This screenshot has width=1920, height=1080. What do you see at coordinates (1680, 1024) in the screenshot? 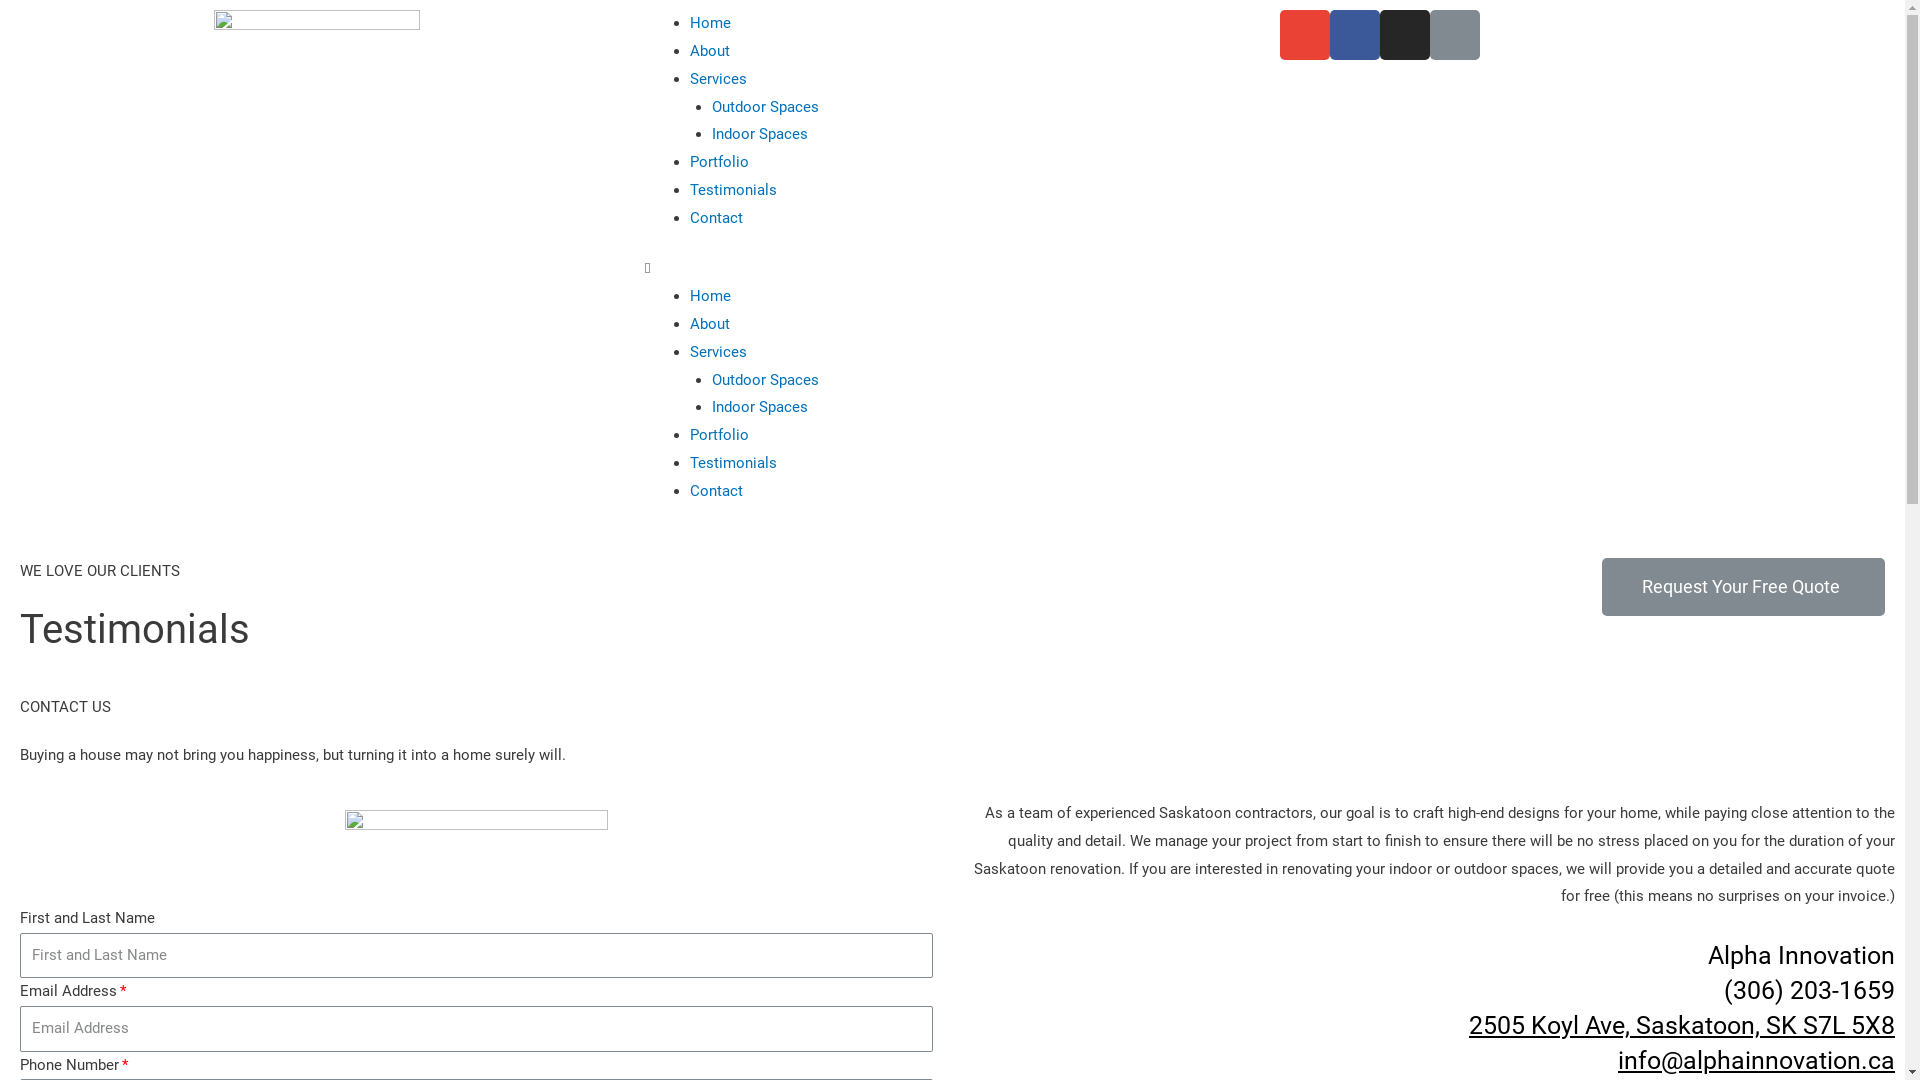
I see `'2505 Koyl Ave, Saskatoon, SK S7L 5X8'` at bounding box center [1680, 1024].